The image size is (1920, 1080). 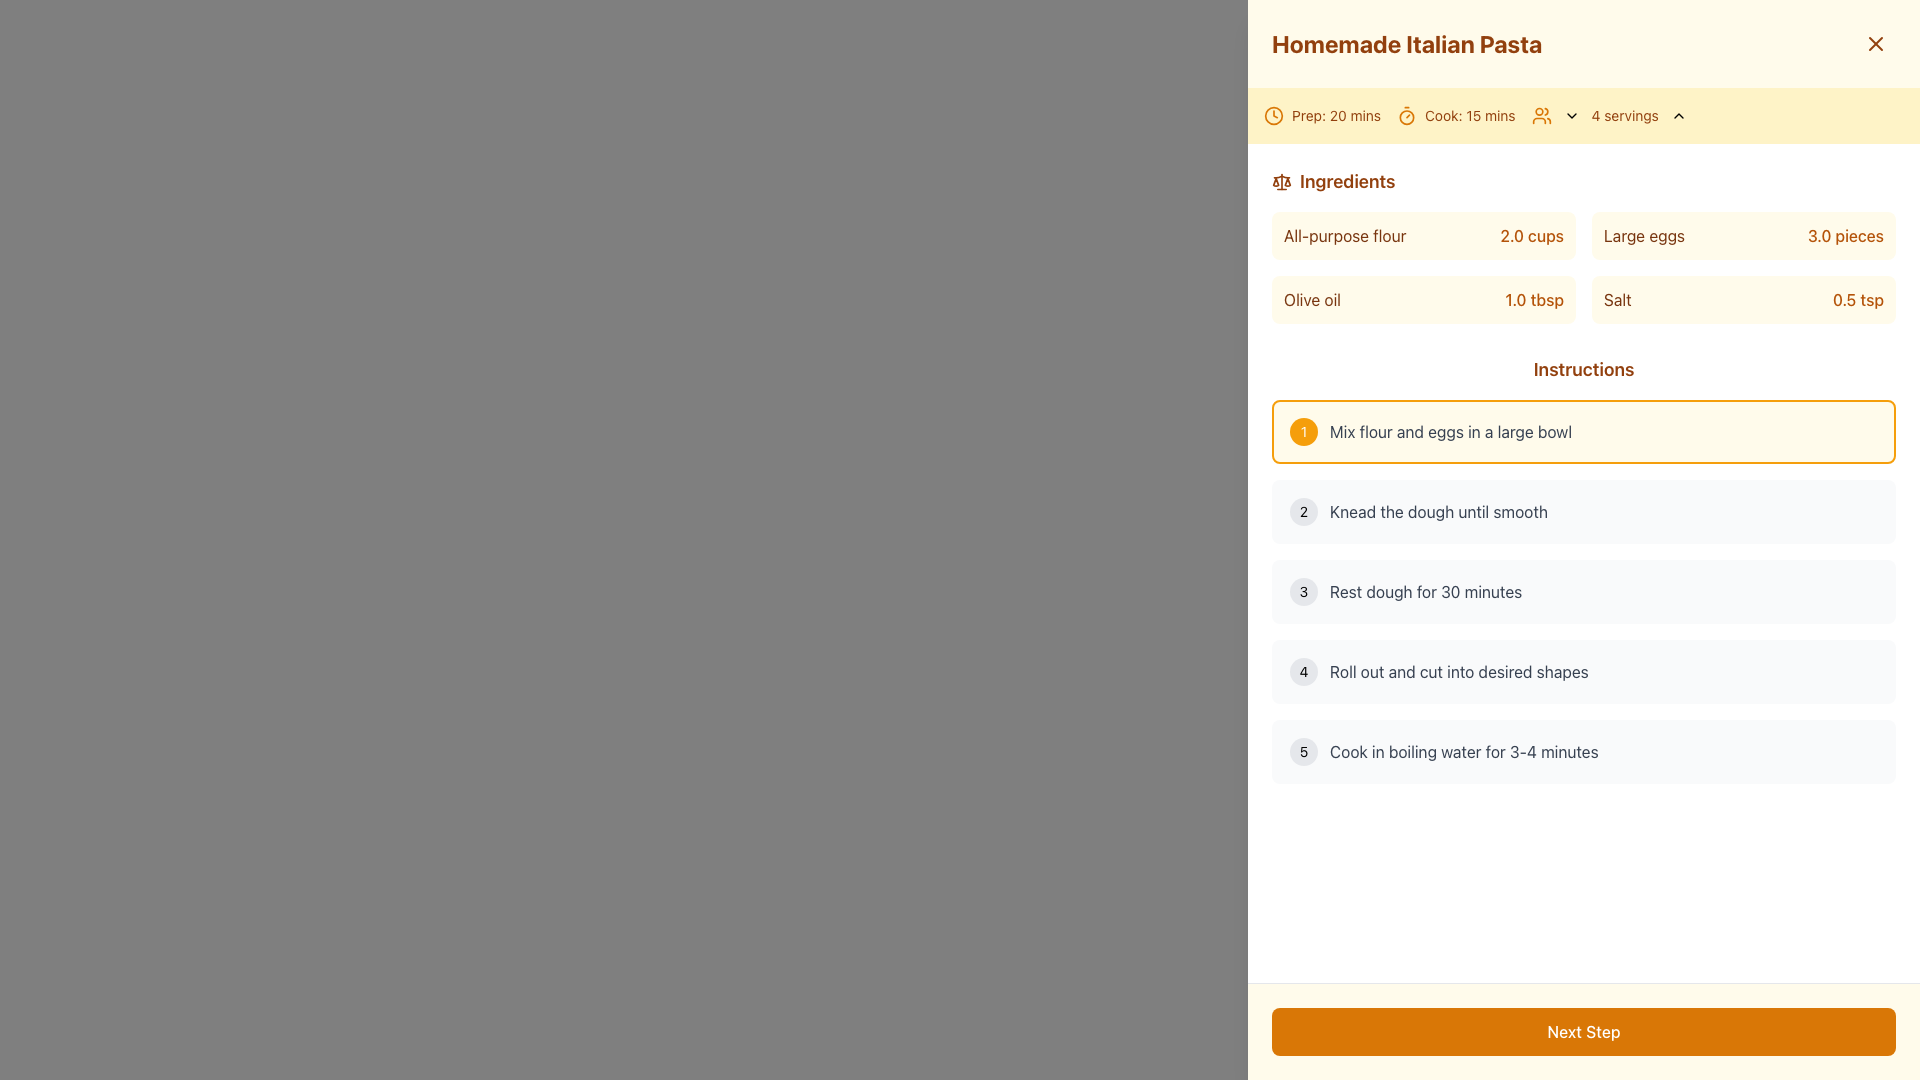 I want to click on the Step indicator badge located to the left of the text 'Roll out and cut into desired shapes.' in the fourth instruction of the vertically aligned list, so click(x=1304, y=671).